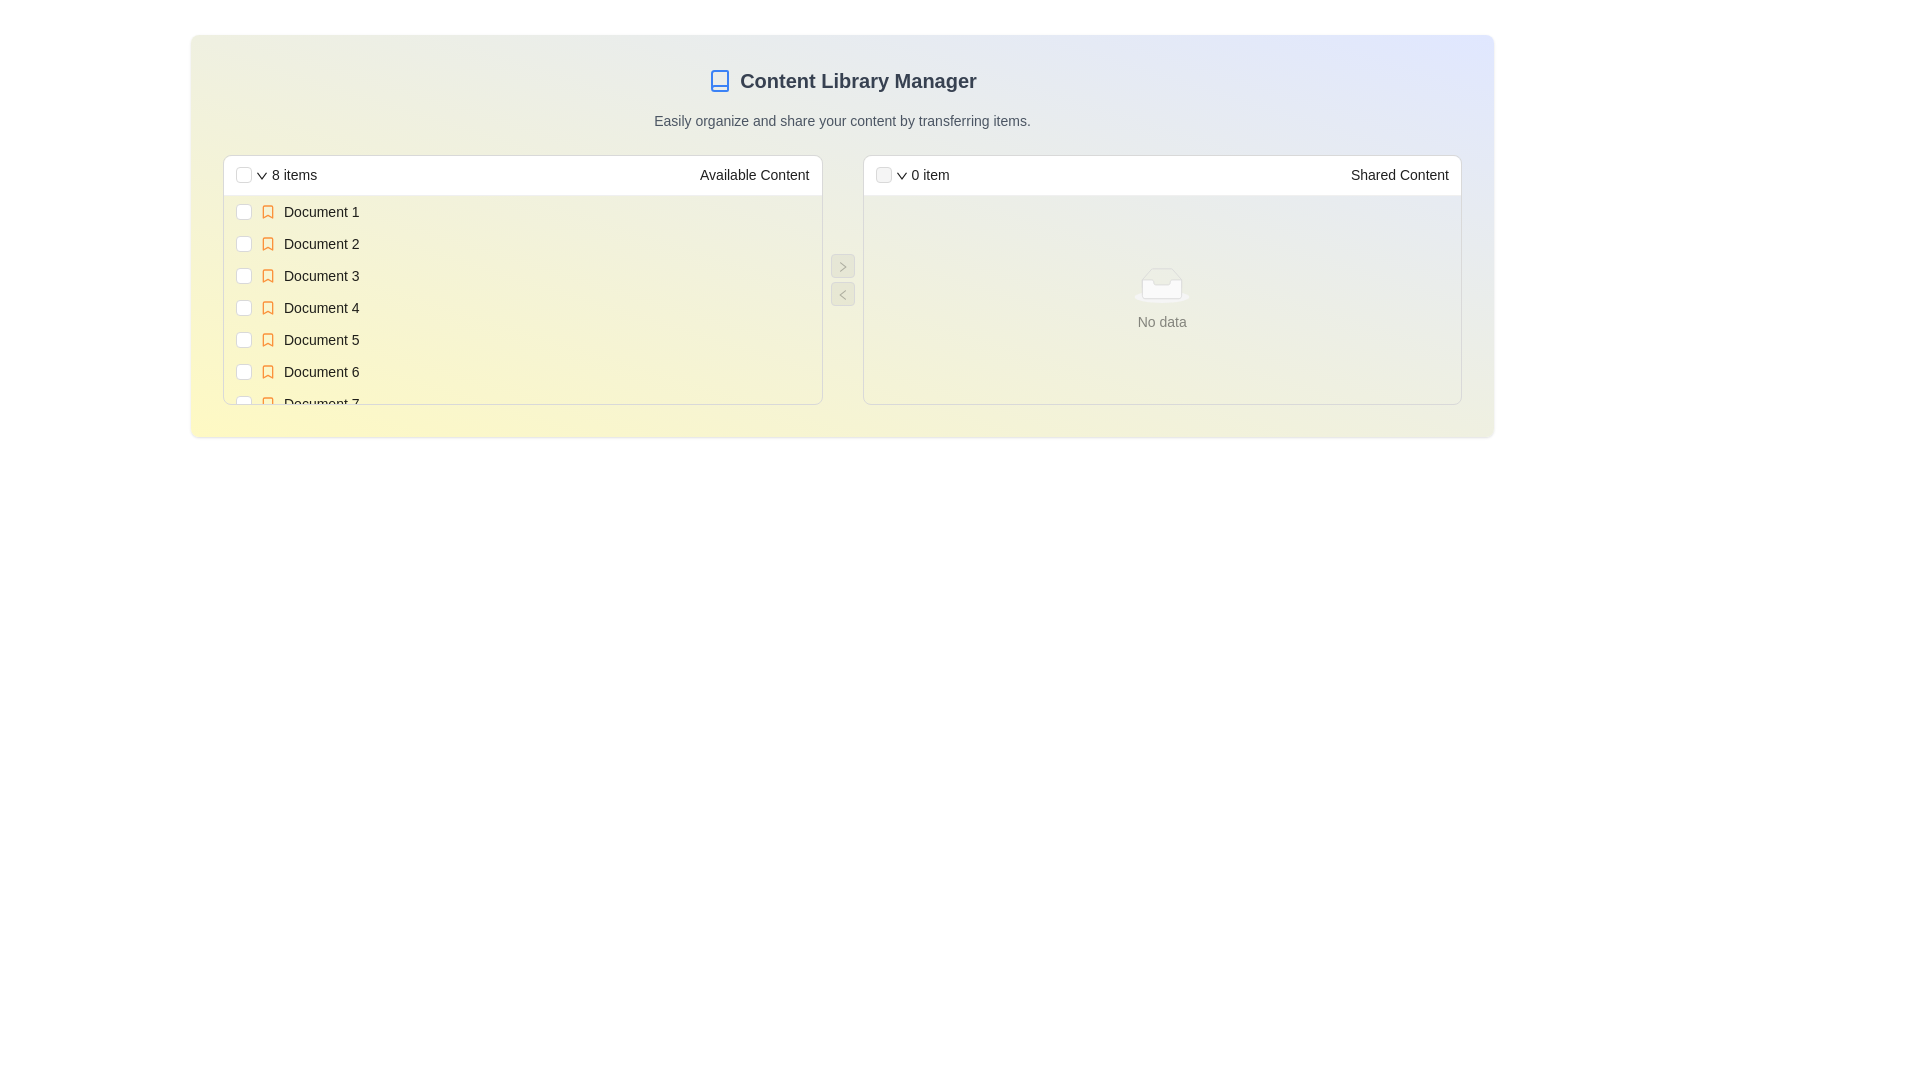 The image size is (1920, 1080). Describe the element at coordinates (522, 308) in the screenshot. I see `the list item labeled 'Document 4'` at that location.